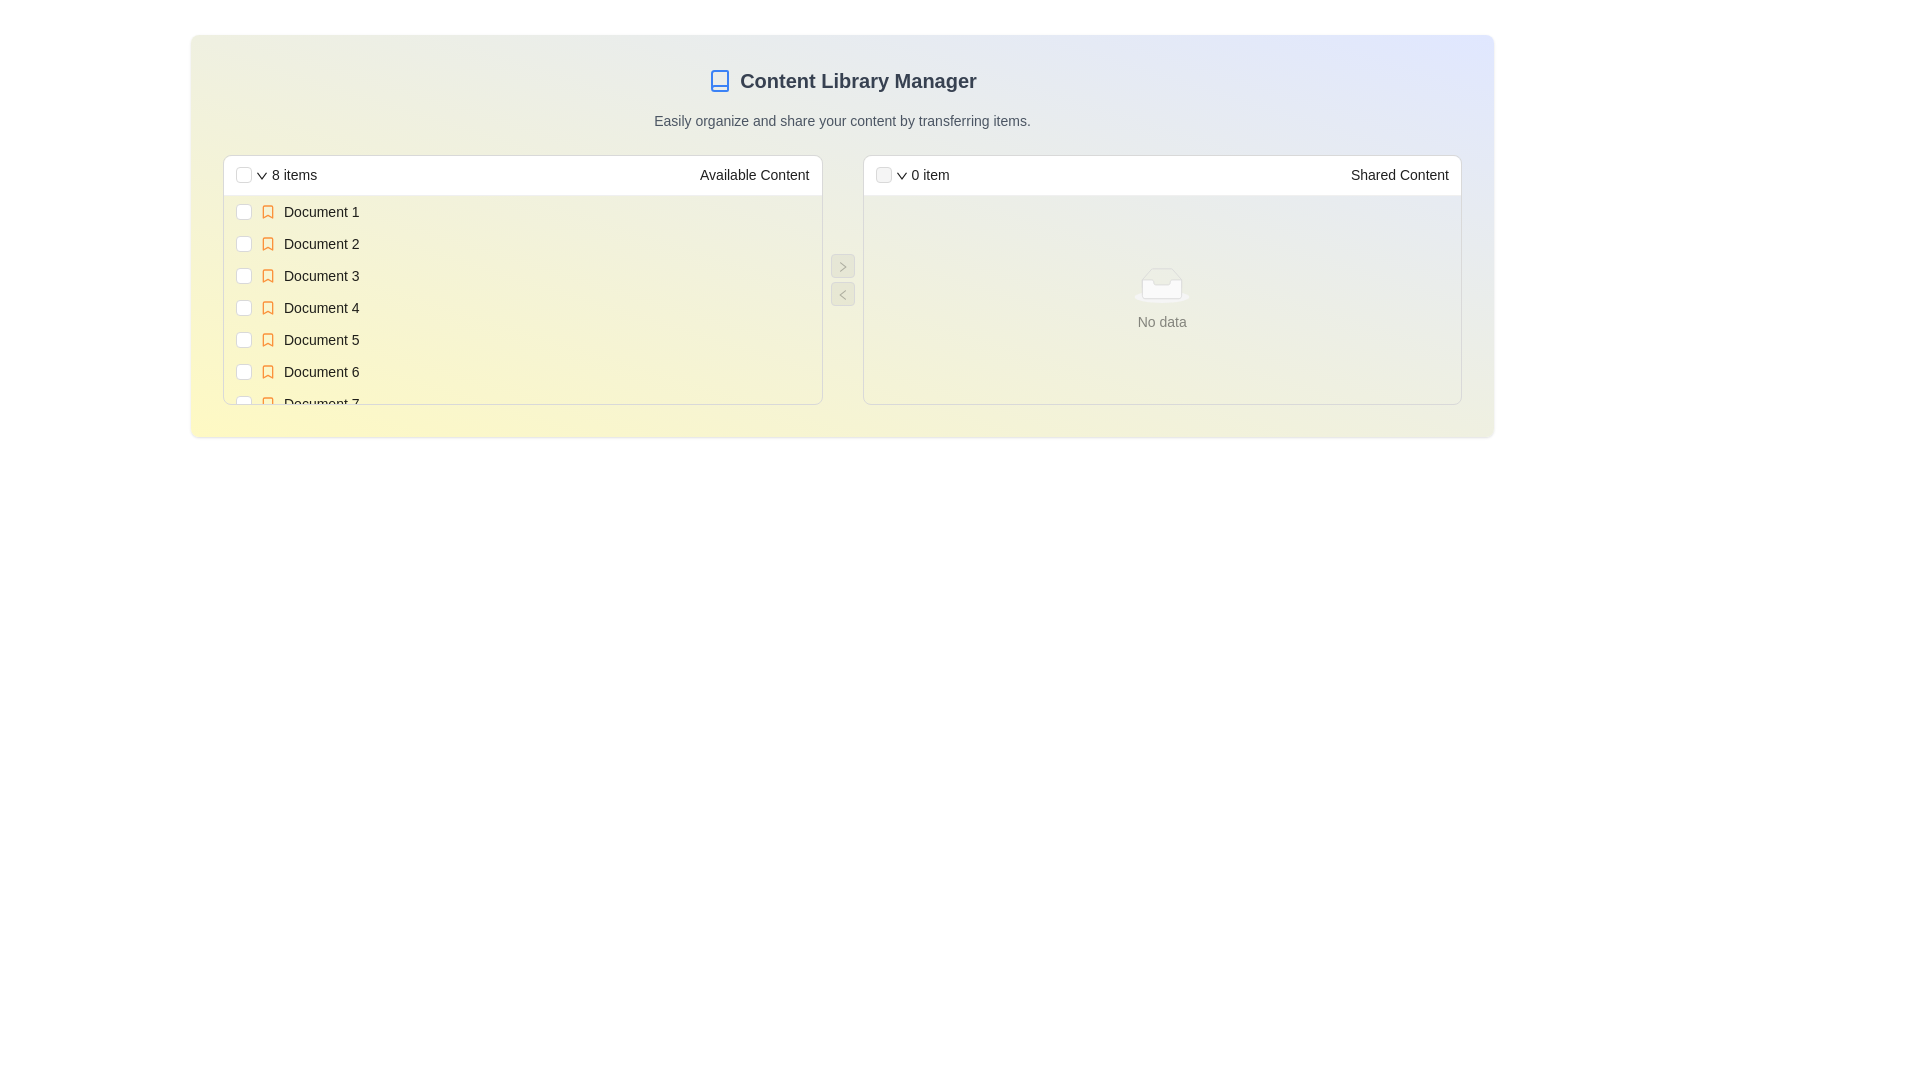 The image size is (1920, 1080). Describe the element at coordinates (522, 308) in the screenshot. I see `the list item labeled 'Document 4'` at that location.